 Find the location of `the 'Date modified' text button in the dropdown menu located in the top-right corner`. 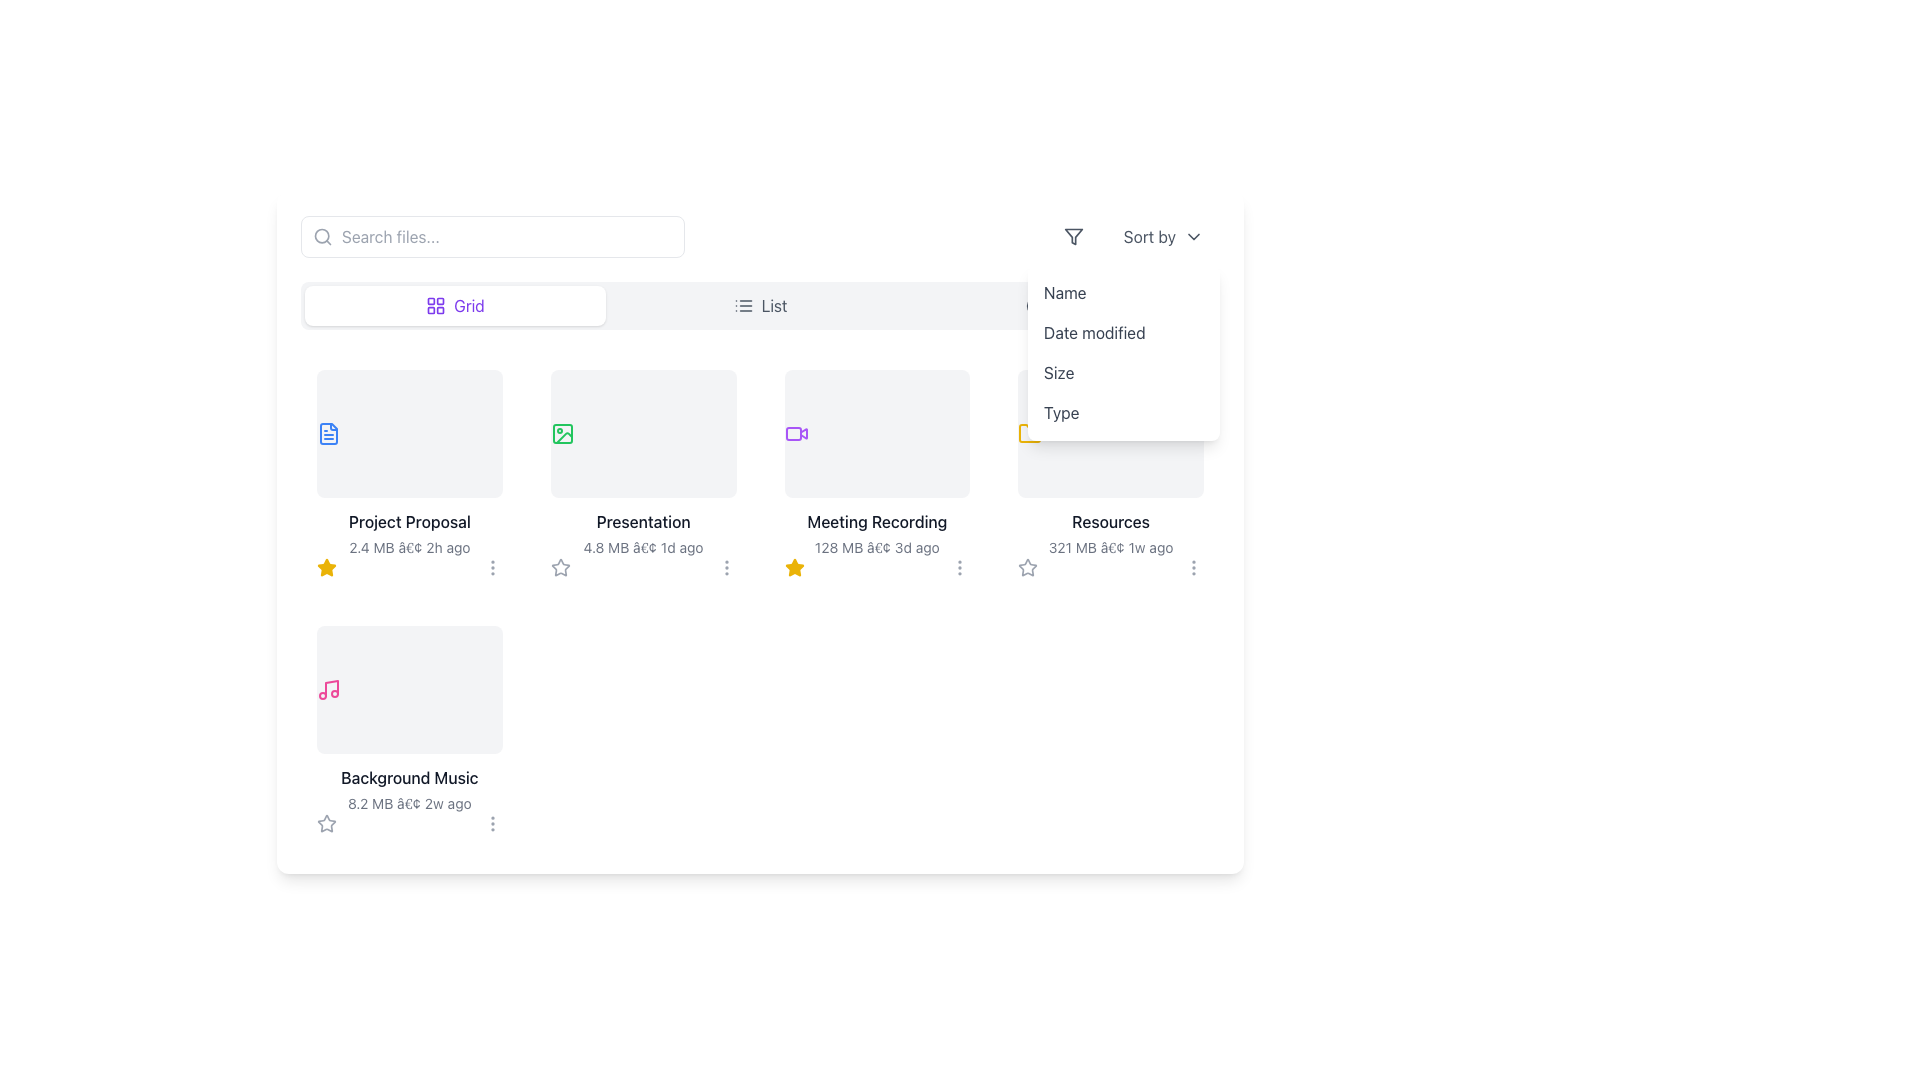

the 'Date modified' text button in the dropdown menu located in the top-right corner is located at coordinates (1123, 331).